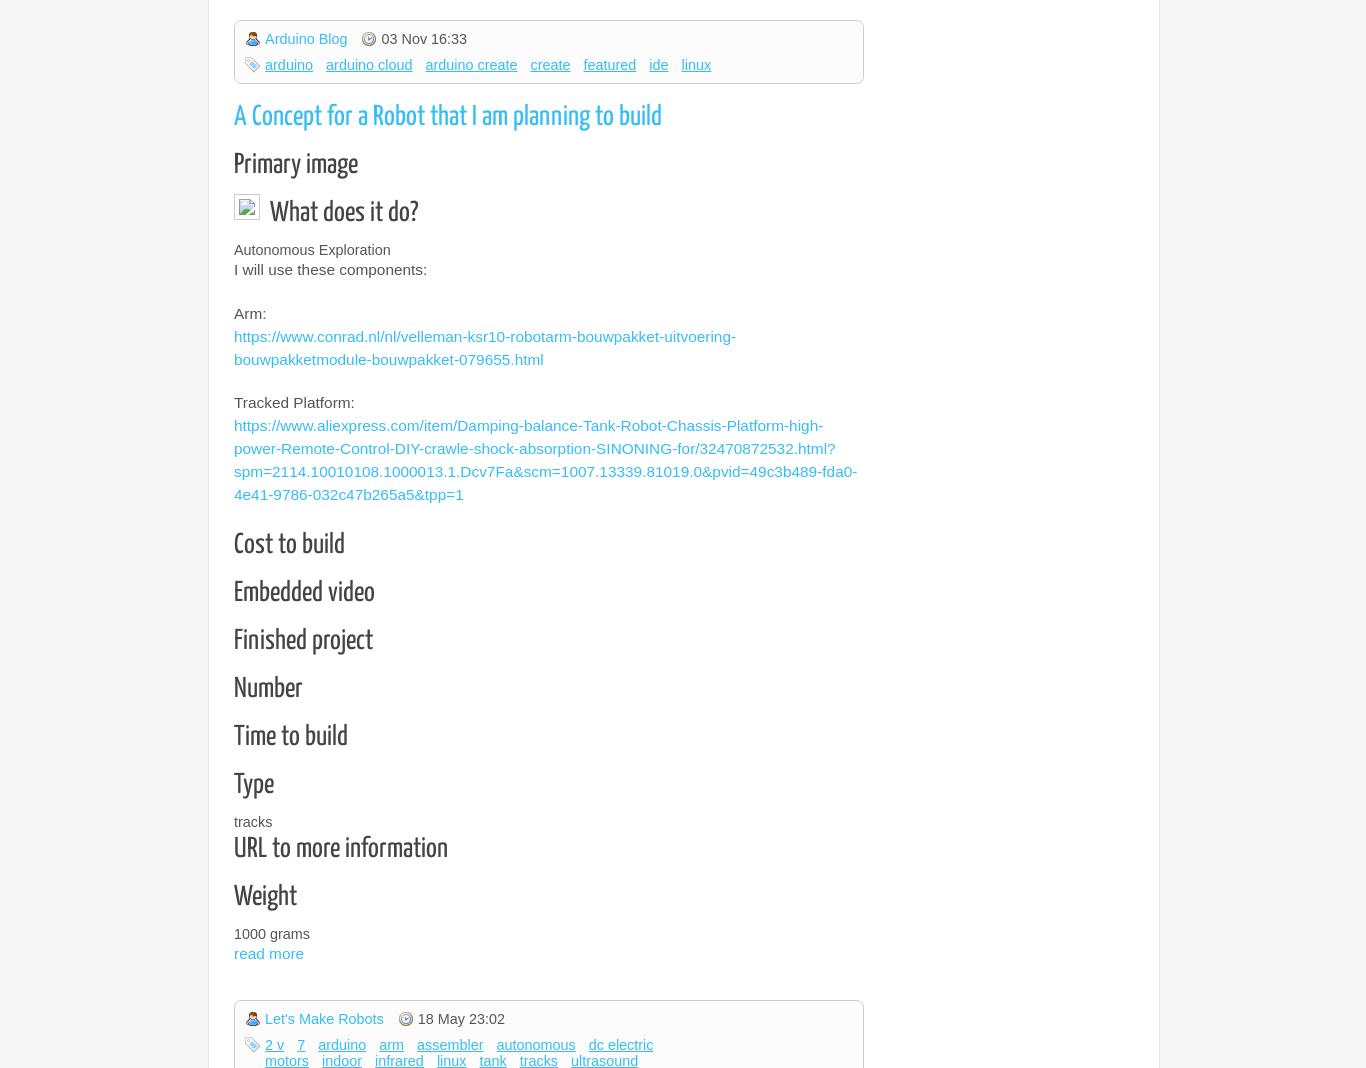 Image resolution: width=1366 pixels, height=1068 pixels. What do you see at coordinates (301, 1043) in the screenshot?
I see `'7'` at bounding box center [301, 1043].